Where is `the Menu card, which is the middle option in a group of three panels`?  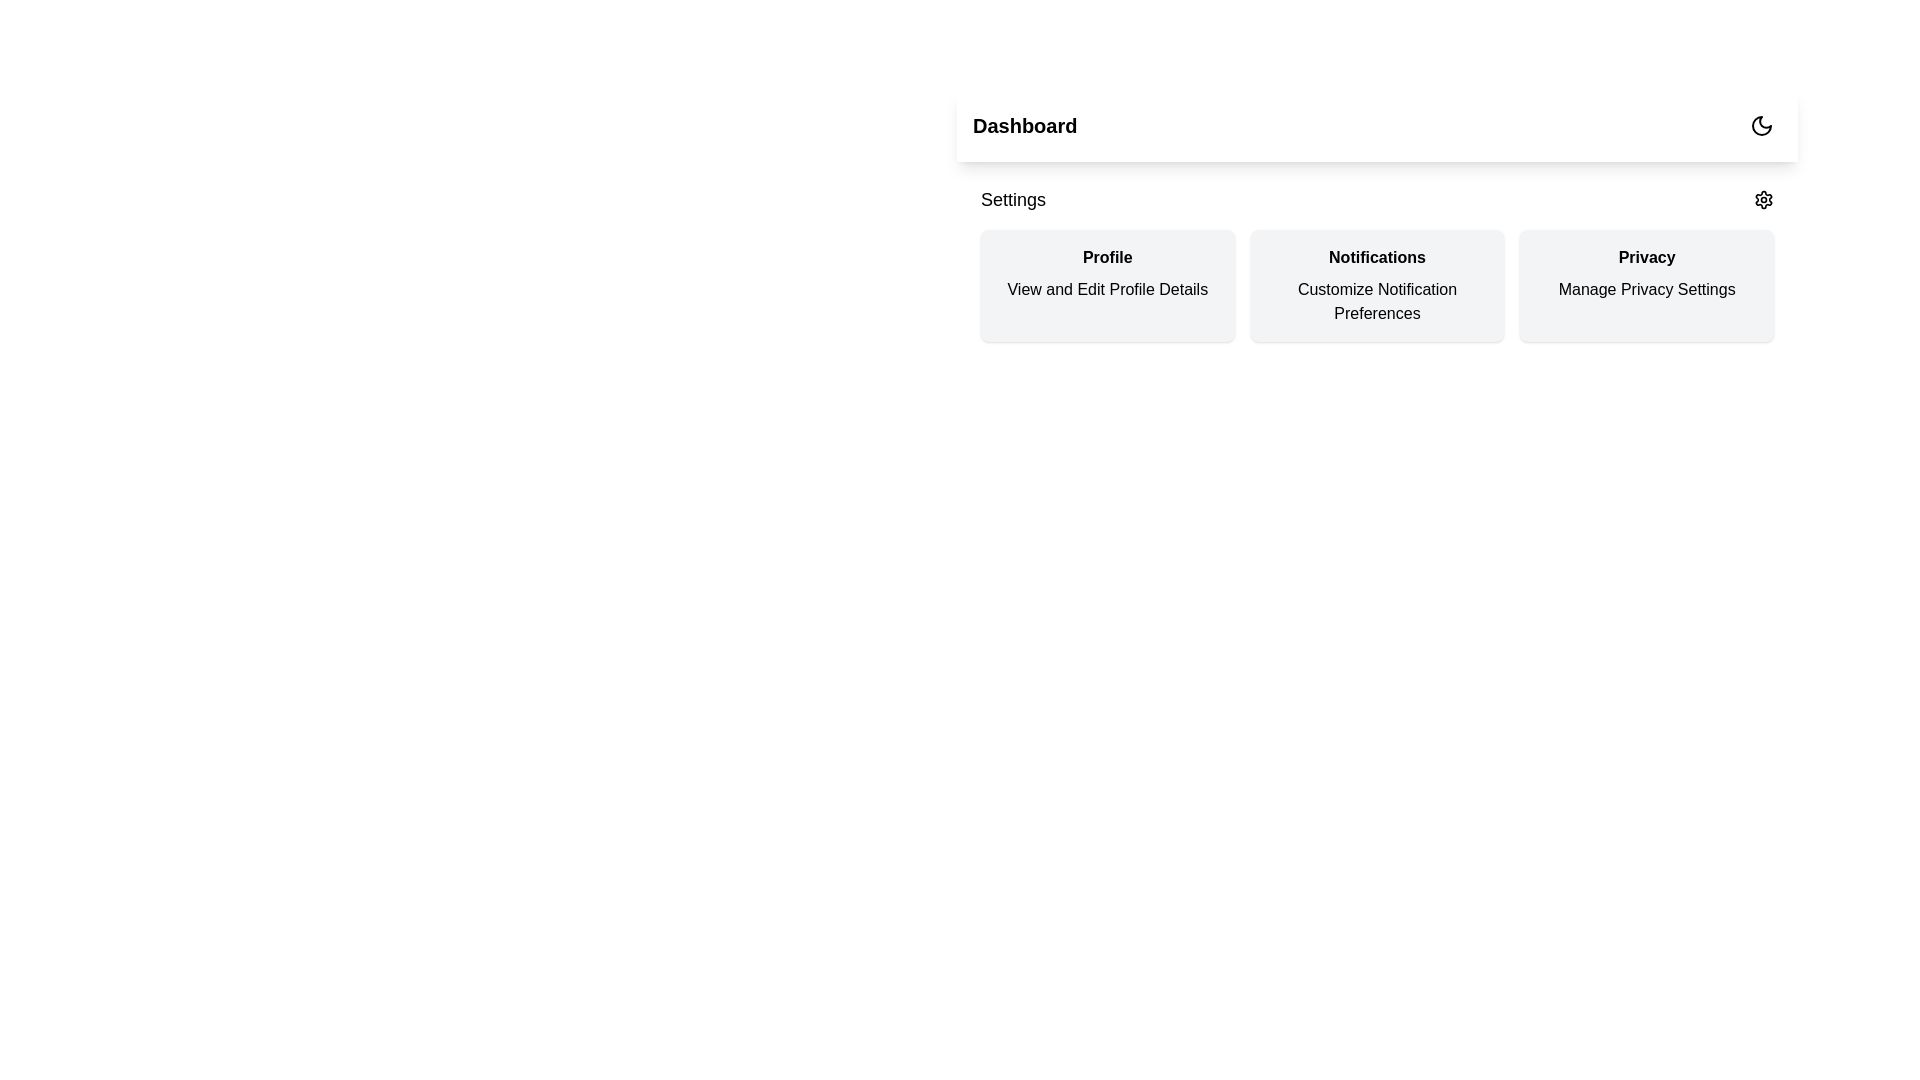 the Menu card, which is the middle option in a group of three panels is located at coordinates (1376, 285).